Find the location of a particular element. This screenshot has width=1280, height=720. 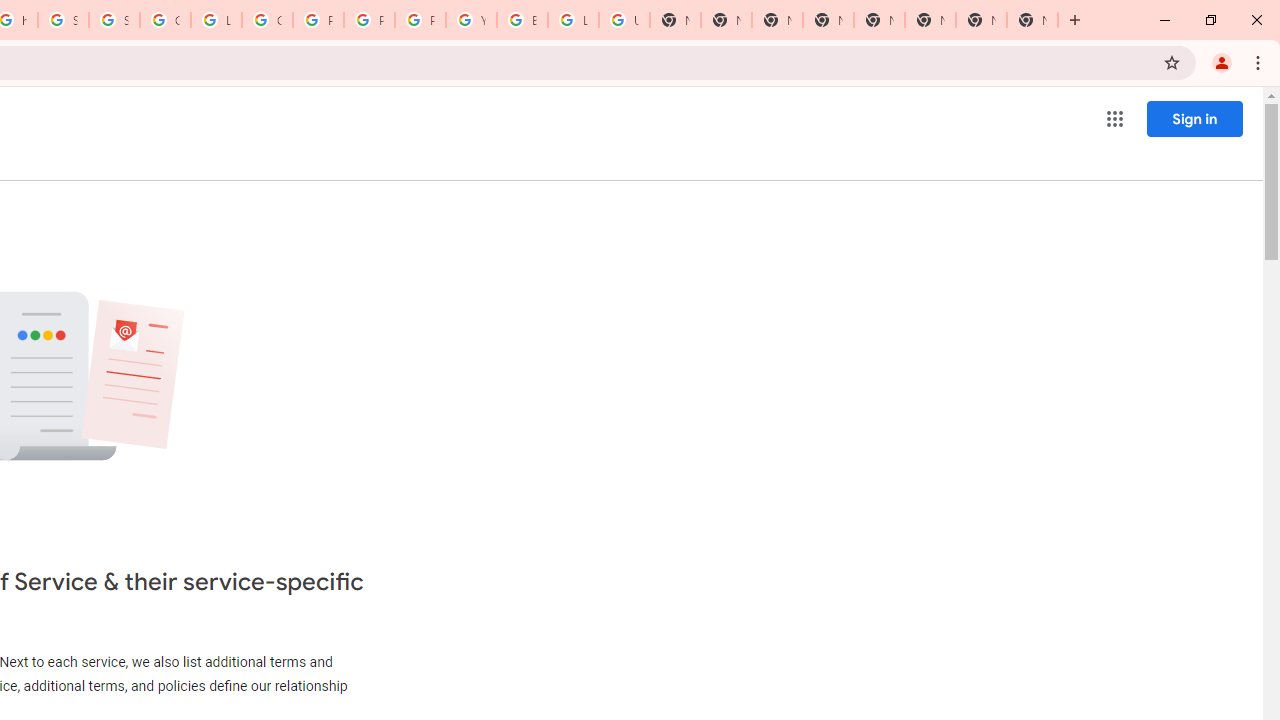

'Sign in - Google Accounts' is located at coordinates (112, 20).